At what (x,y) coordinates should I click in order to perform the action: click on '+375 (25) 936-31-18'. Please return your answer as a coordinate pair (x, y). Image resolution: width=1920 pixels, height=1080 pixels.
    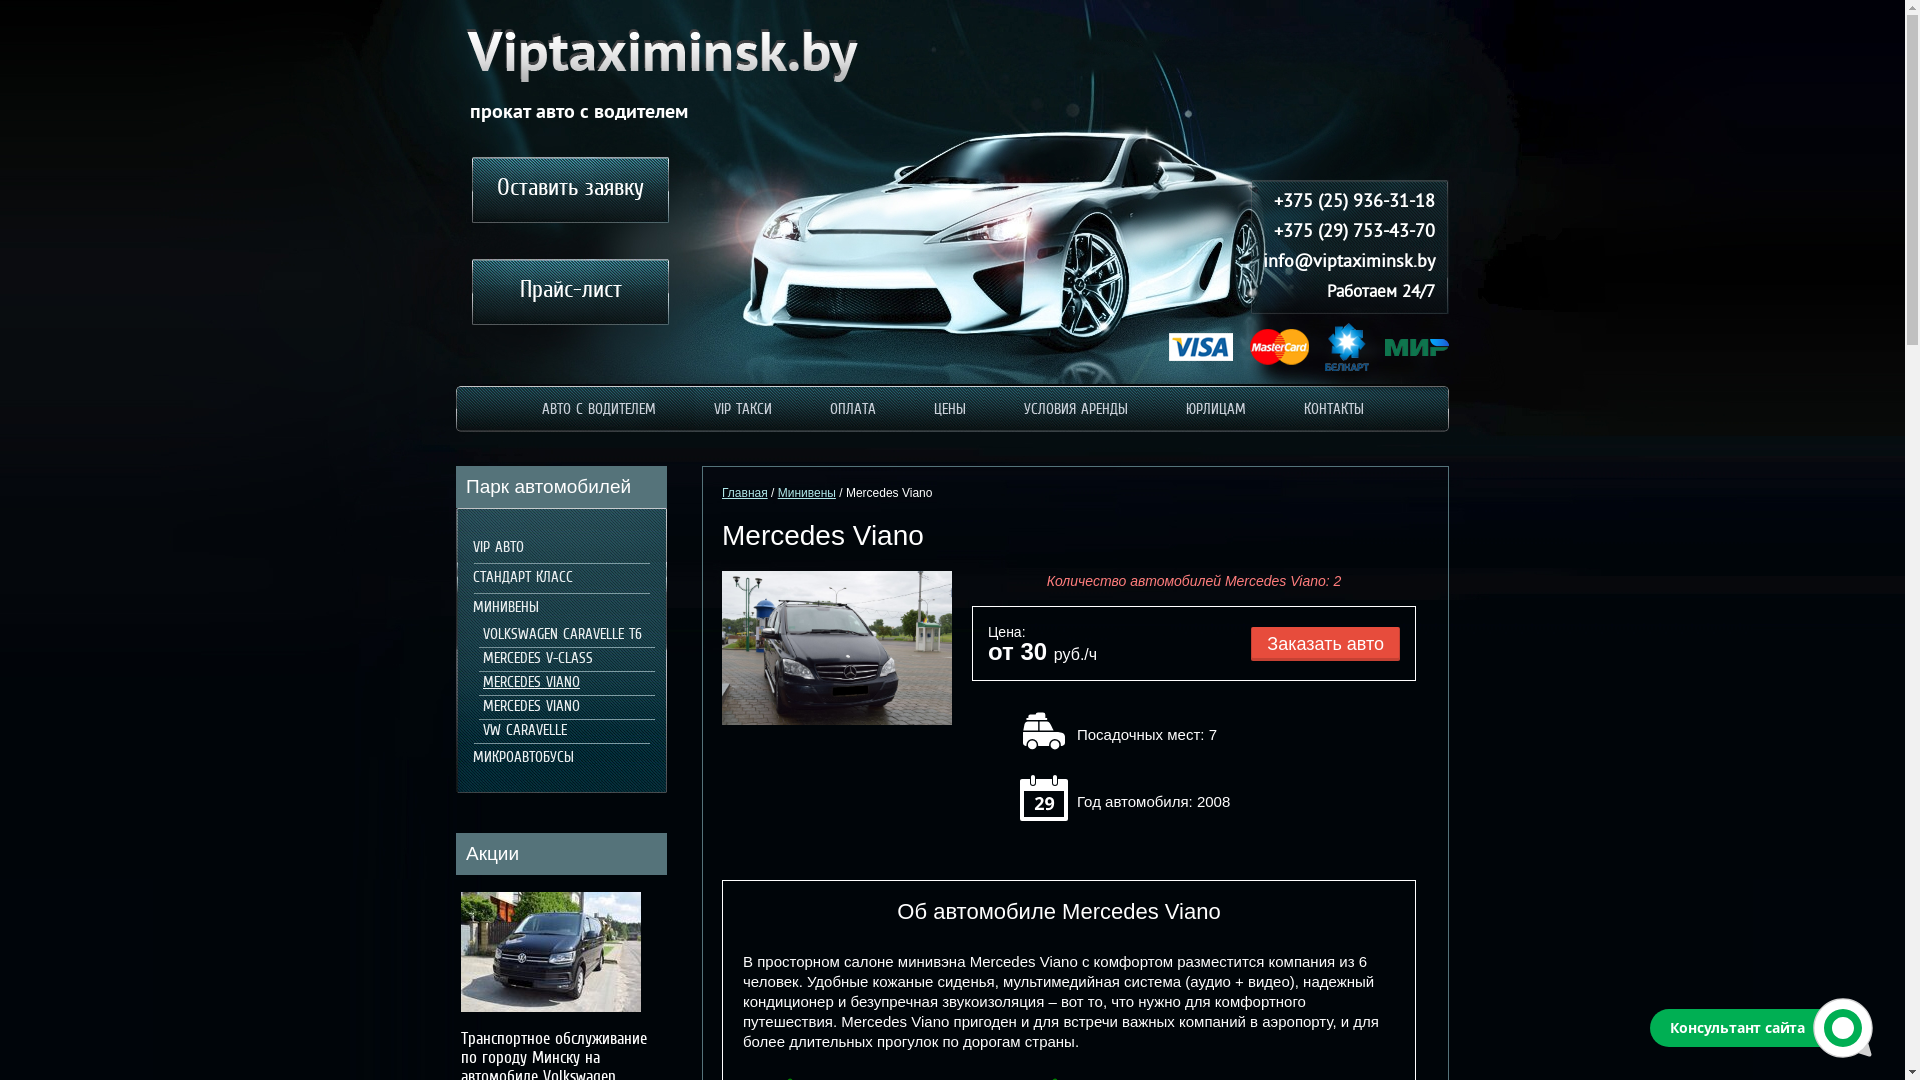
    Looking at the image, I should click on (1343, 203).